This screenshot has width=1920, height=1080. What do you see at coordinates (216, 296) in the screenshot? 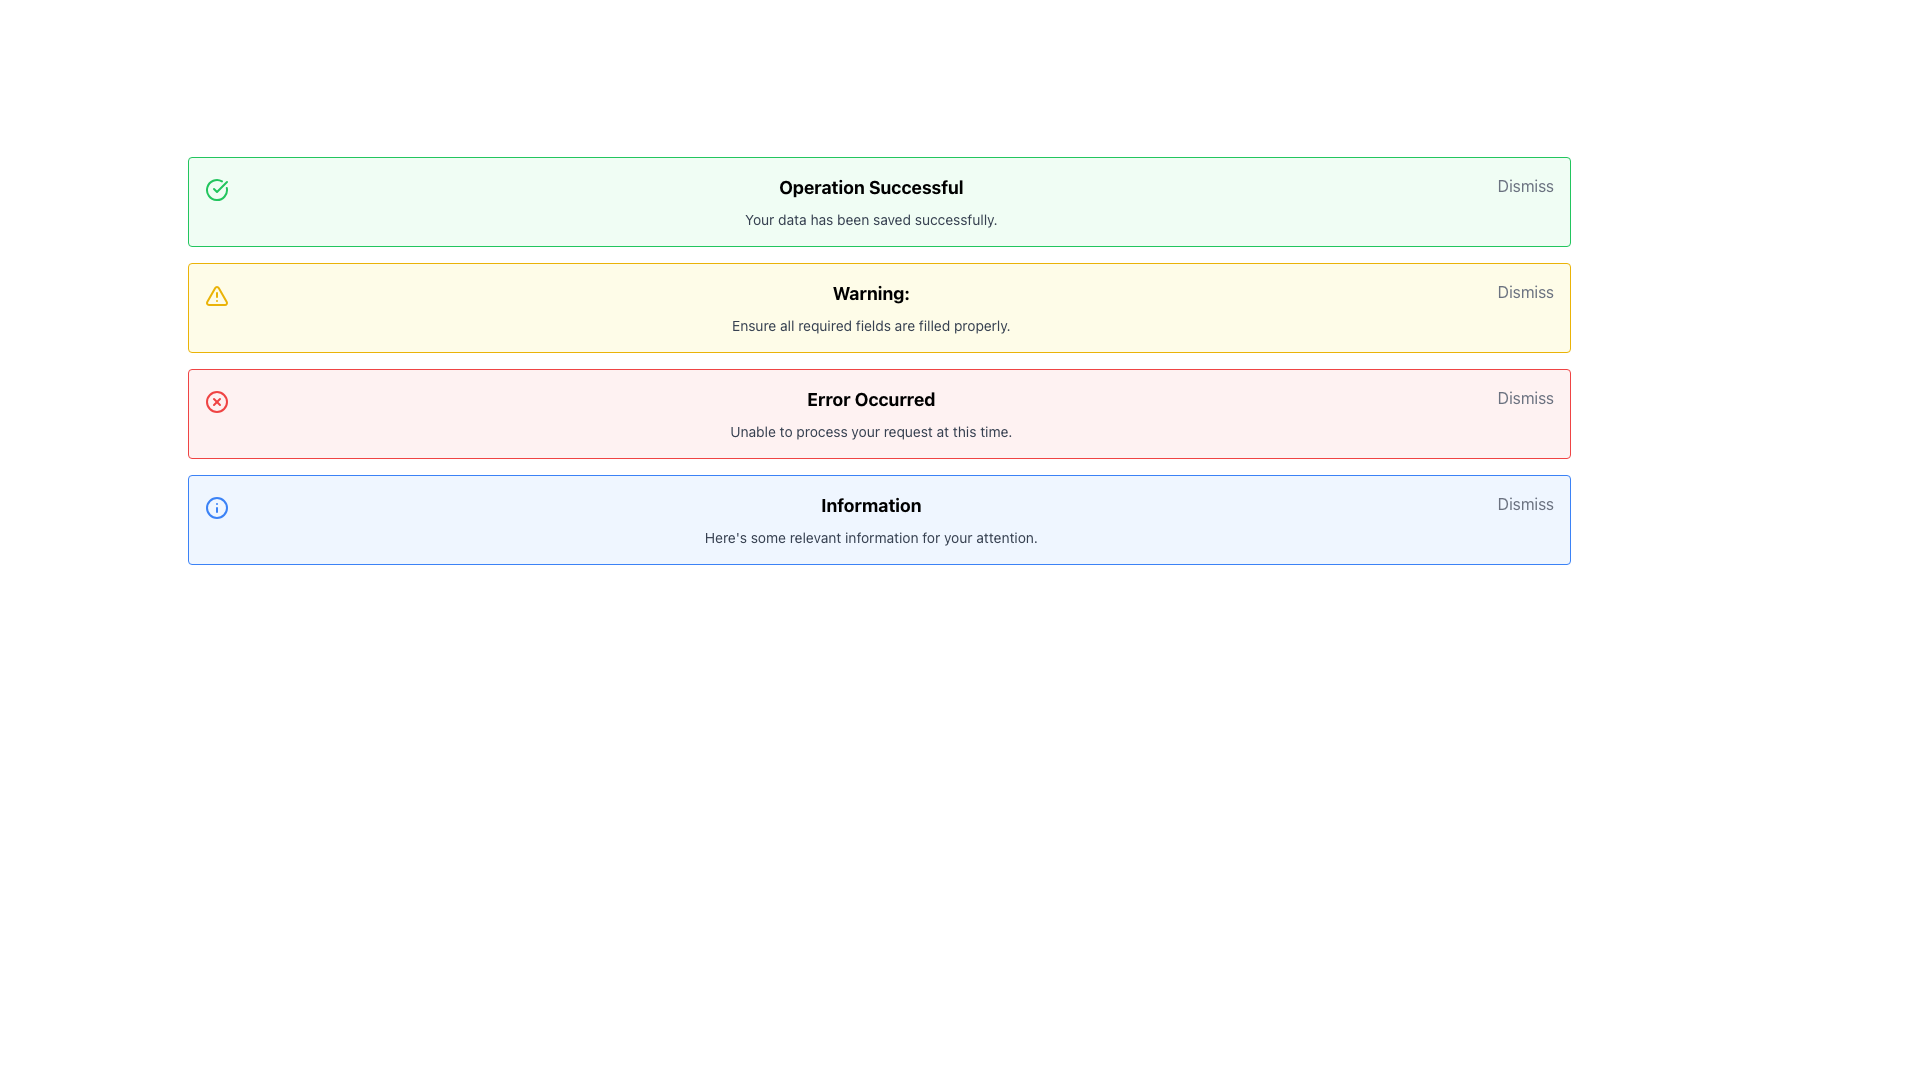
I see `the triangular warning icon with a yellow border and exclamation mark located to the left of the warning text 'Warning: Ensure all required fields are filled properly.'` at bounding box center [216, 296].